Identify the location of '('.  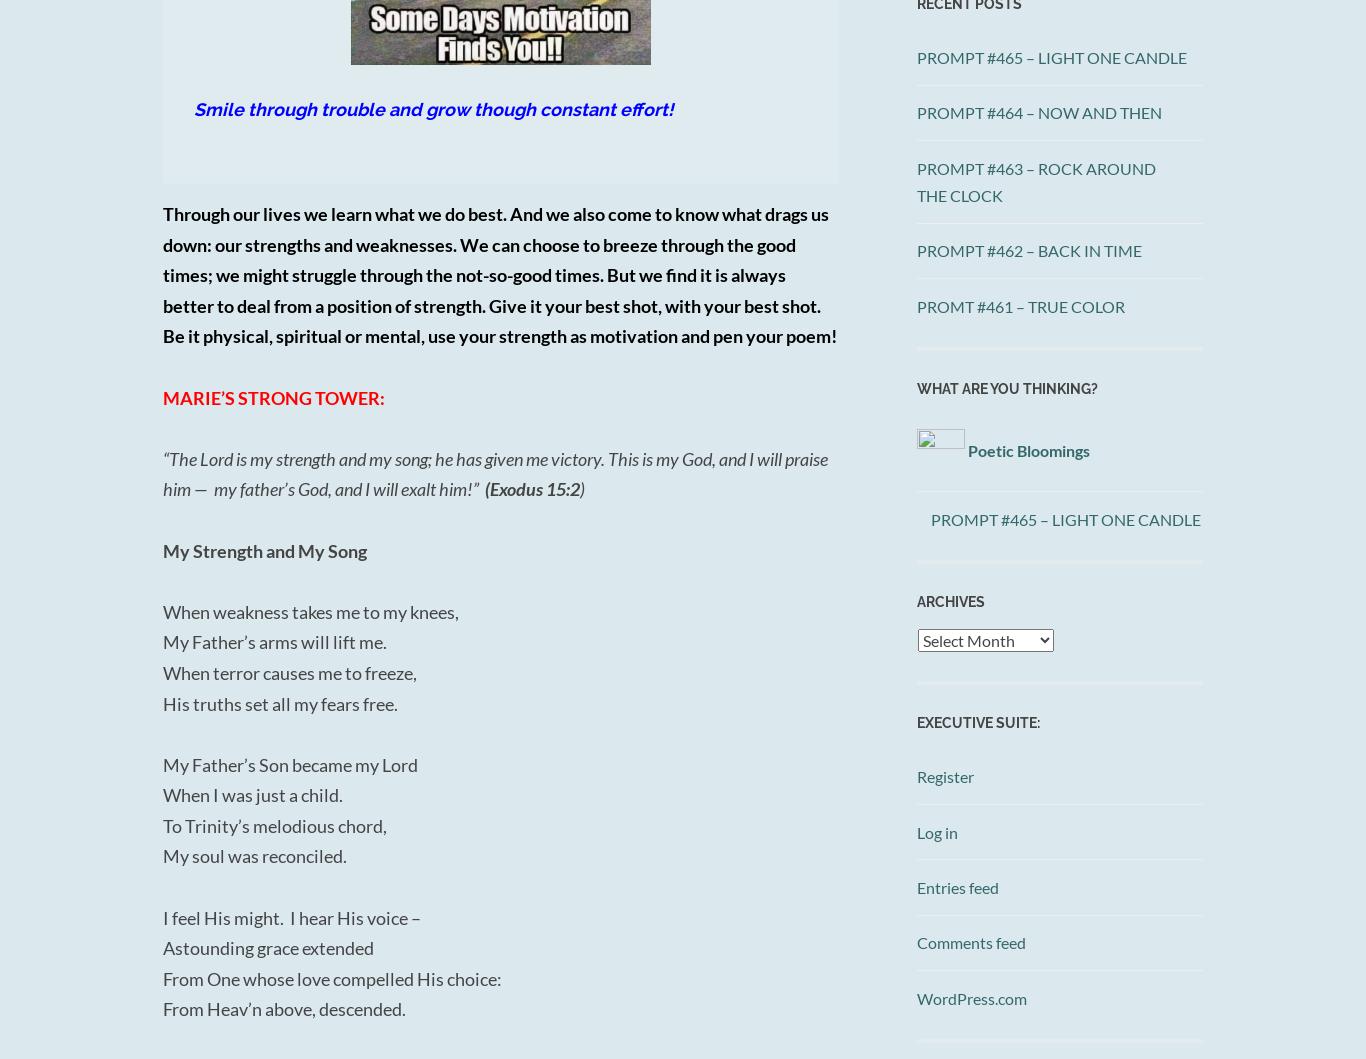
(482, 489).